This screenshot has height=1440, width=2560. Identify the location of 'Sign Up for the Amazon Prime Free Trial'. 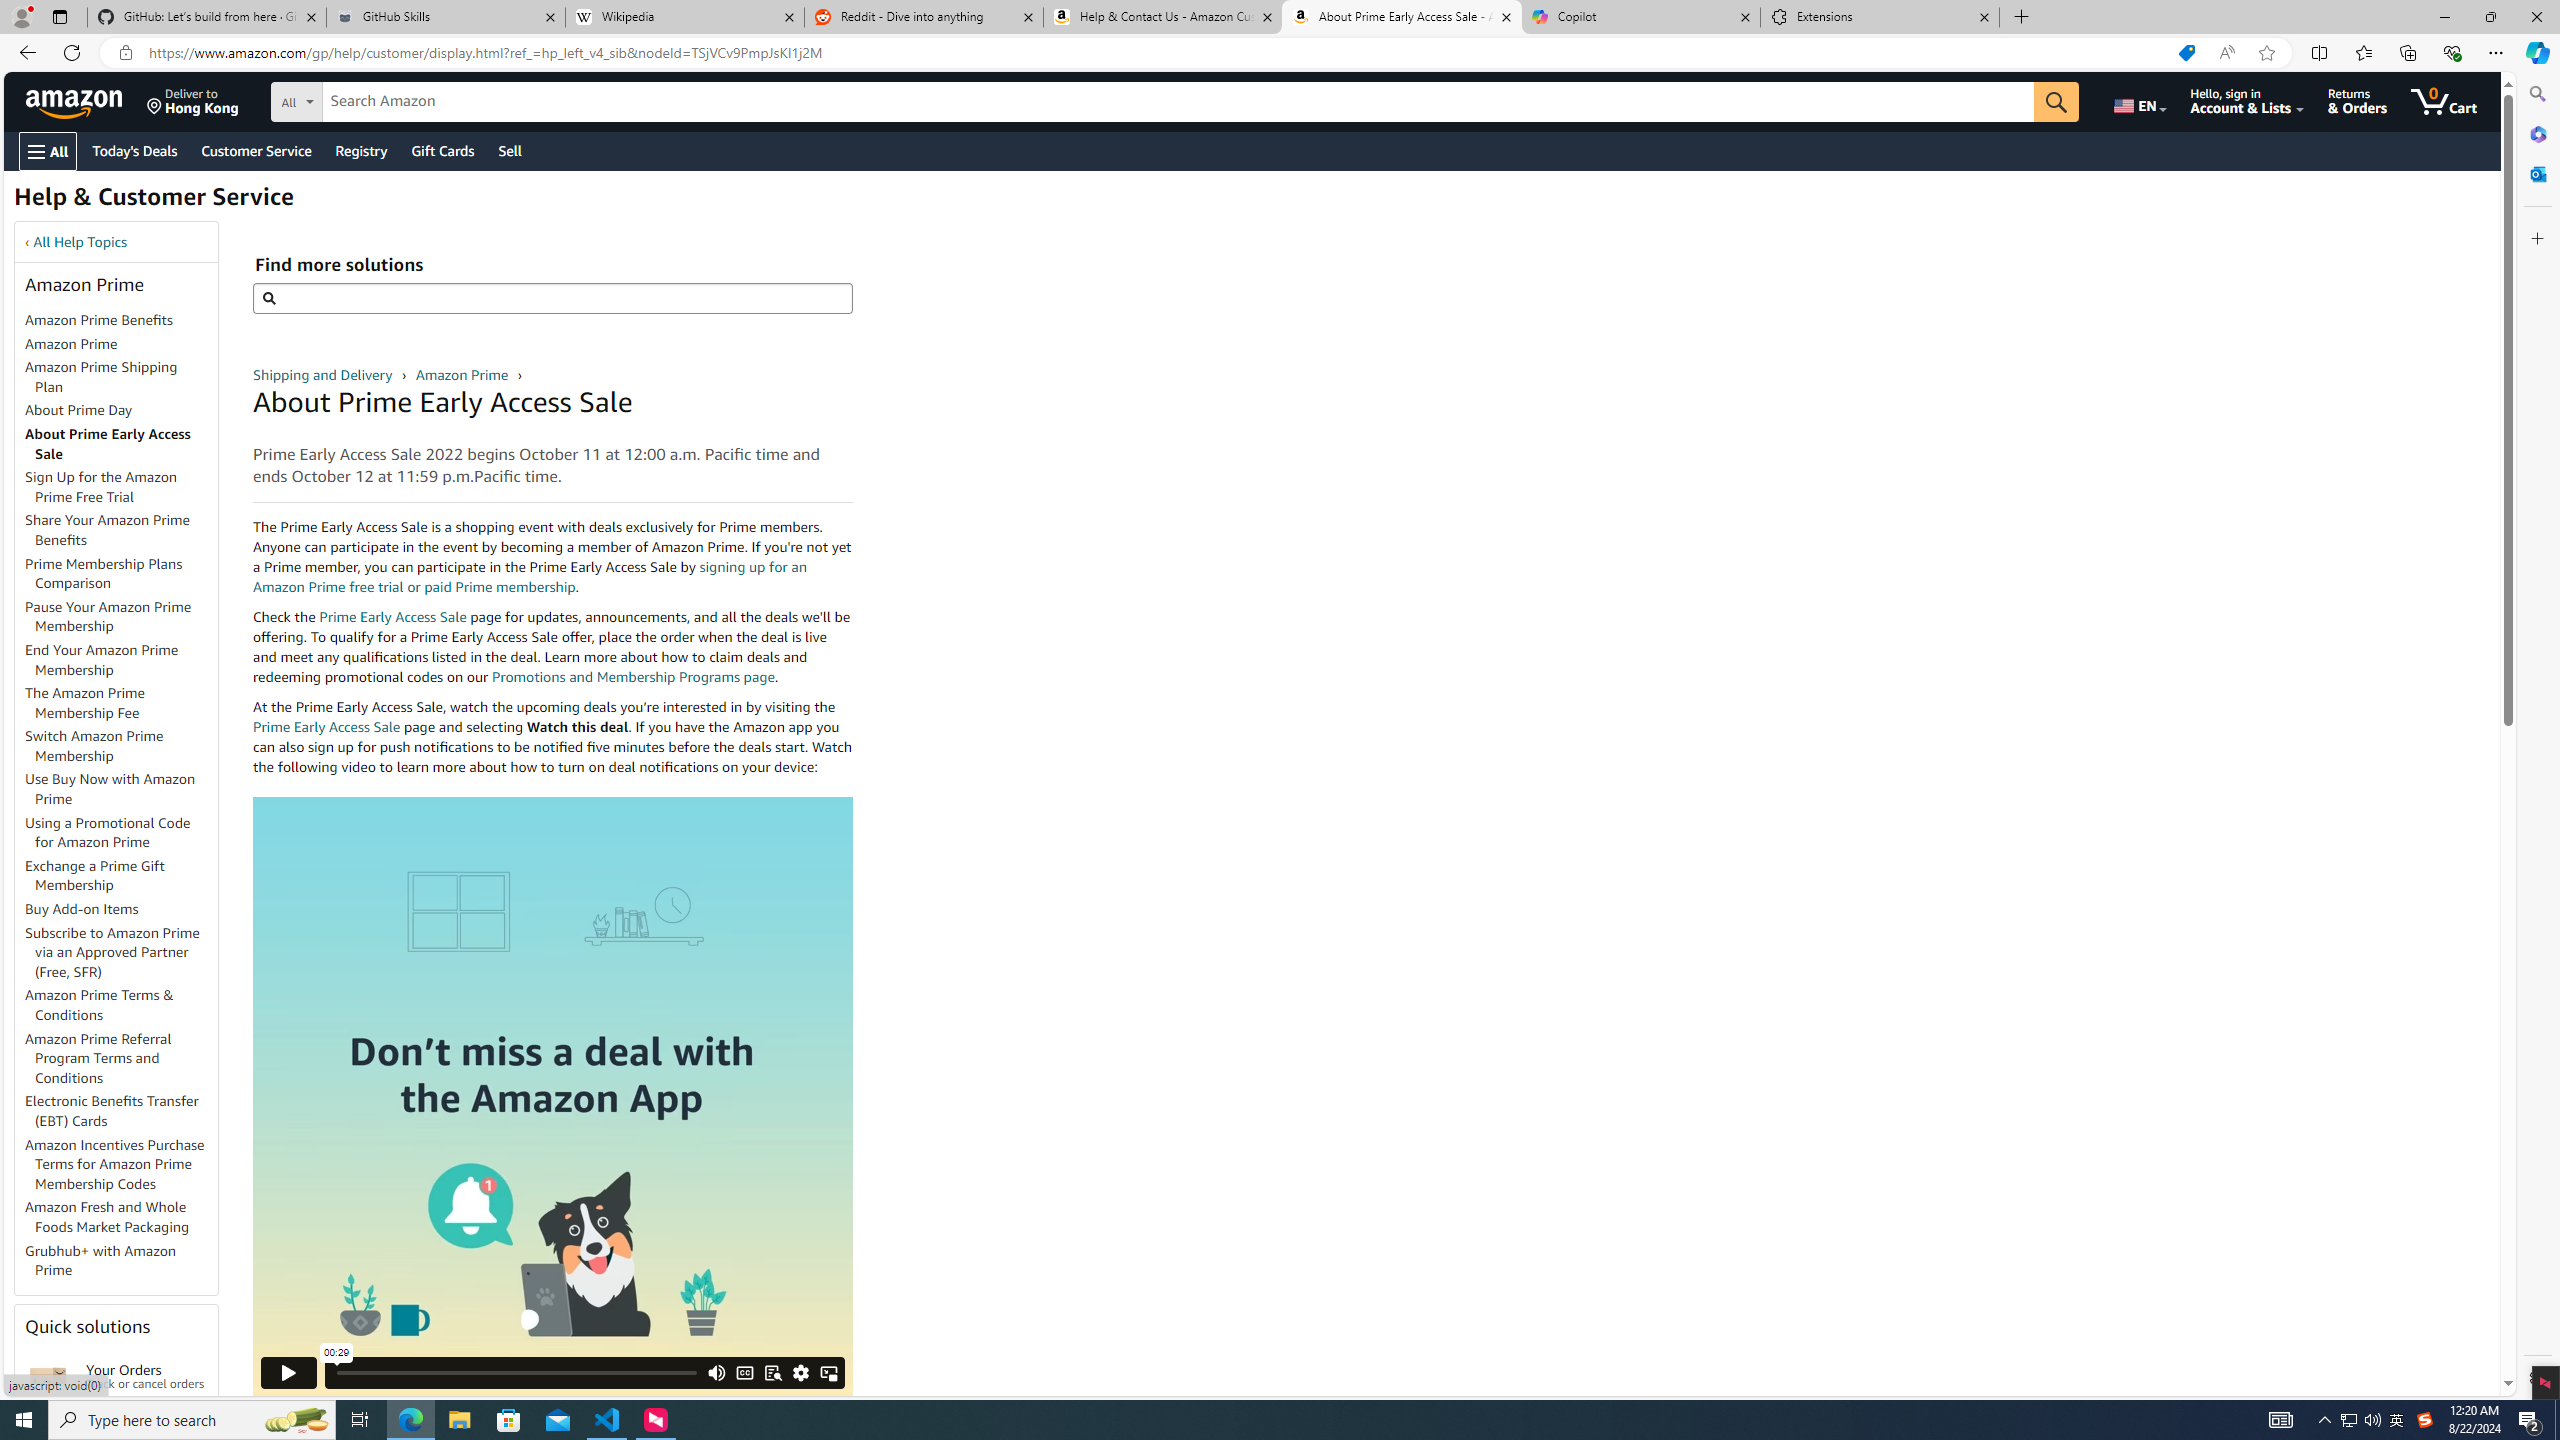
(101, 486).